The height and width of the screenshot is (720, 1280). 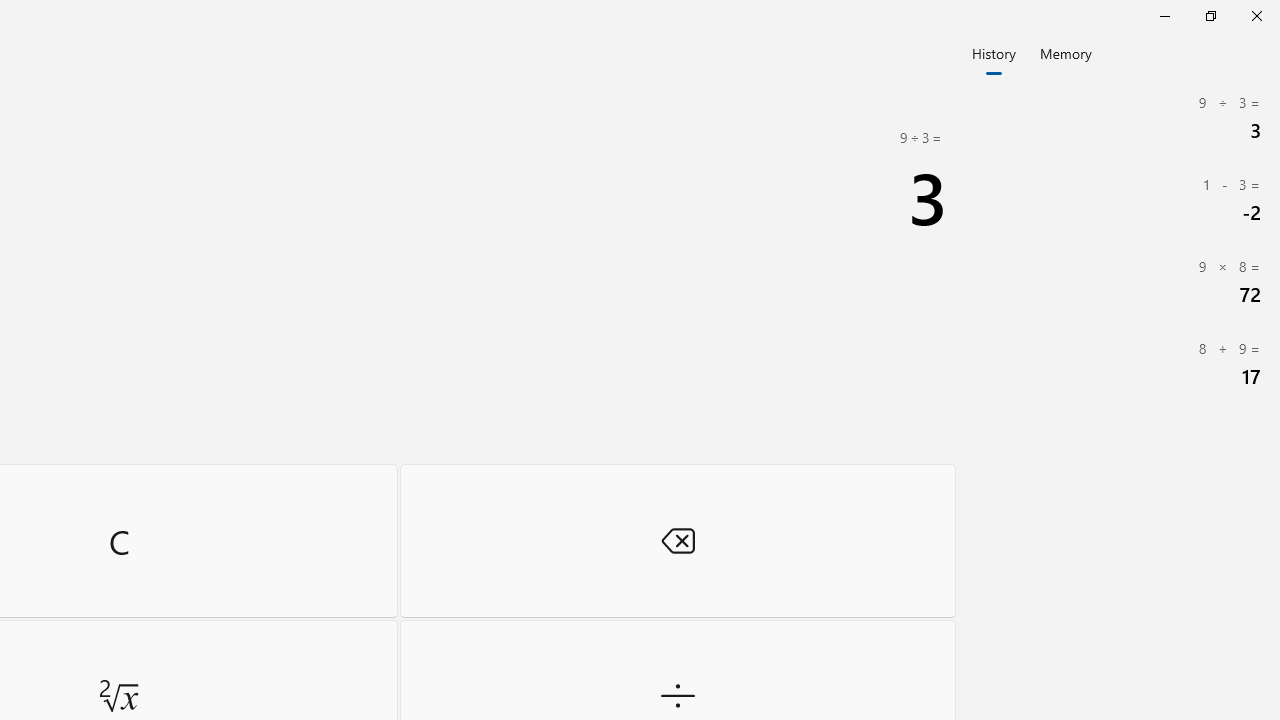 What do you see at coordinates (1255, 15) in the screenshot?
I see `'Close Calculator'` at bounding box center [1255, 15].